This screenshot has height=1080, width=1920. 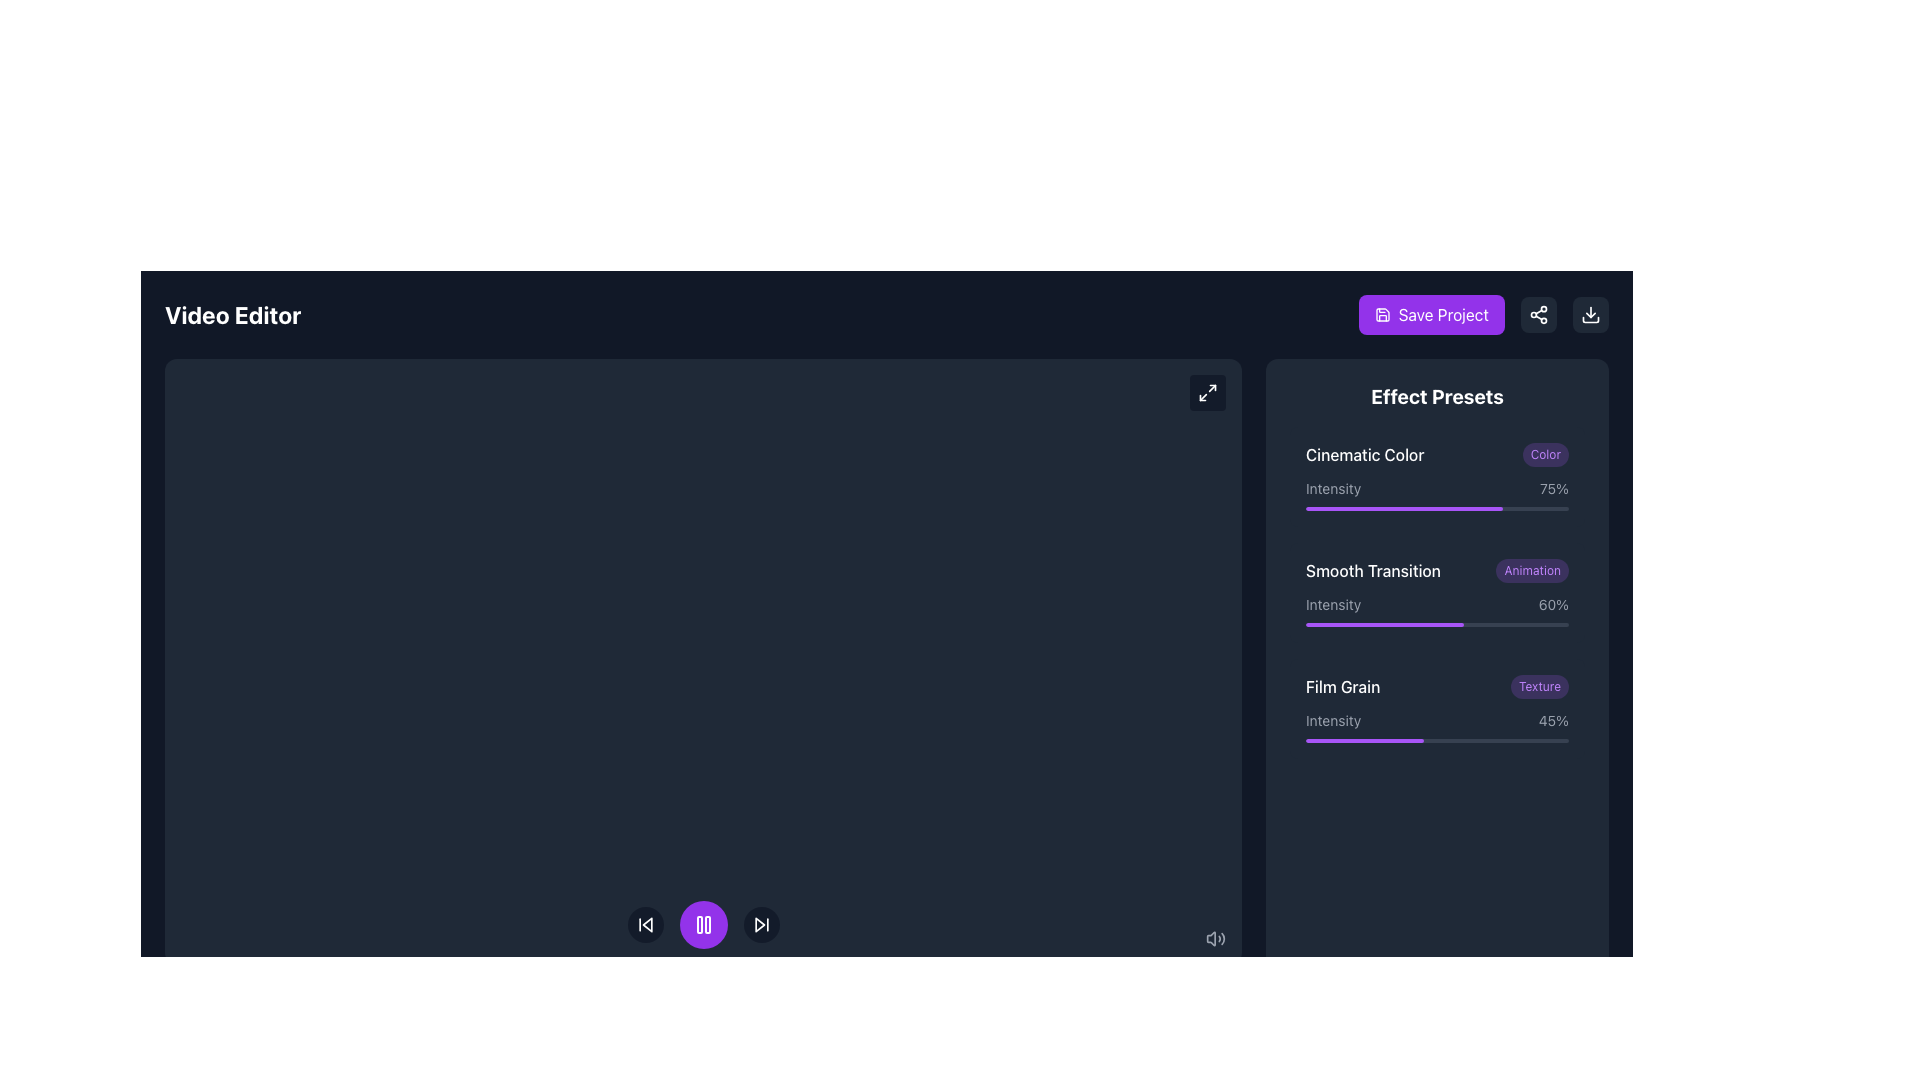 What do you see at coordinates (758, 924) in the screenshot?
I see `the rightmost circular button icon resembling a forward button` at bounding box center [758, 924].